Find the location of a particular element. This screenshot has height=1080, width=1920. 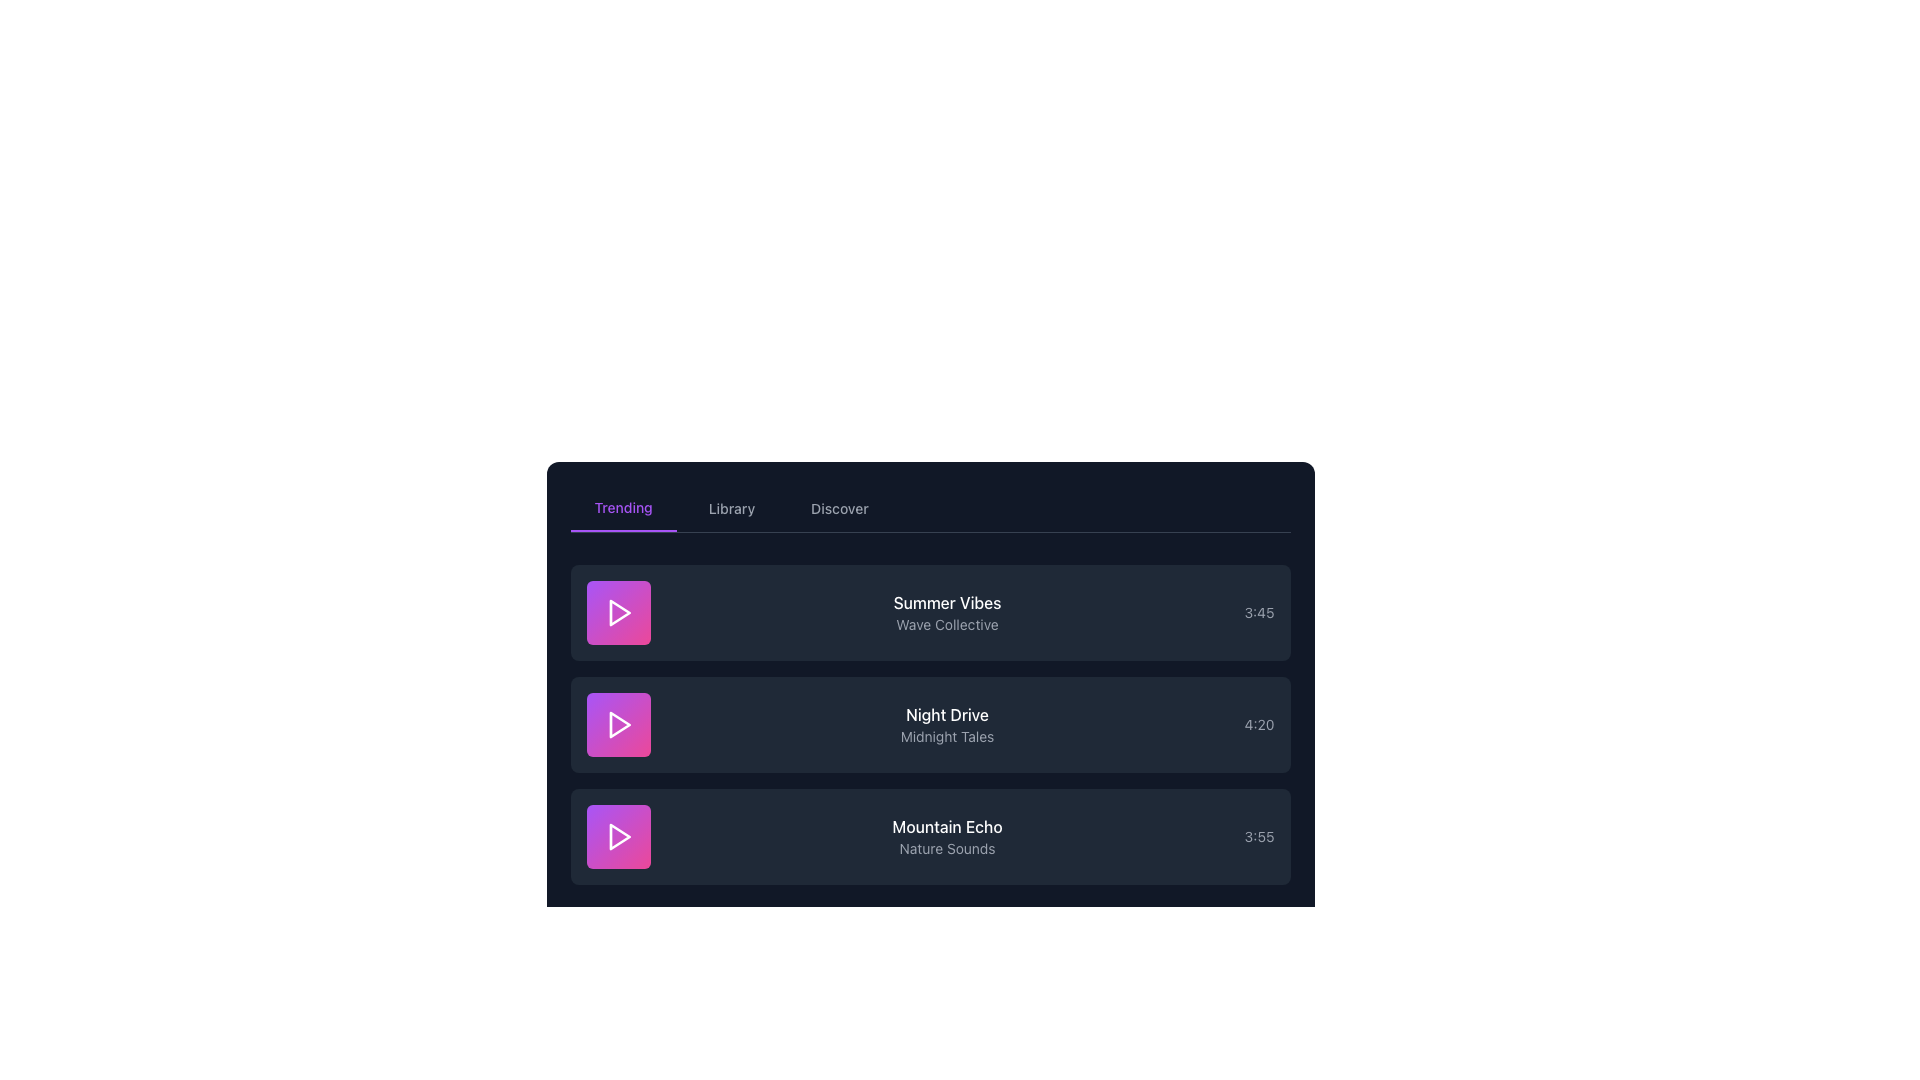

the 'Wave Collective' text label is located at coordinates (946, 623).